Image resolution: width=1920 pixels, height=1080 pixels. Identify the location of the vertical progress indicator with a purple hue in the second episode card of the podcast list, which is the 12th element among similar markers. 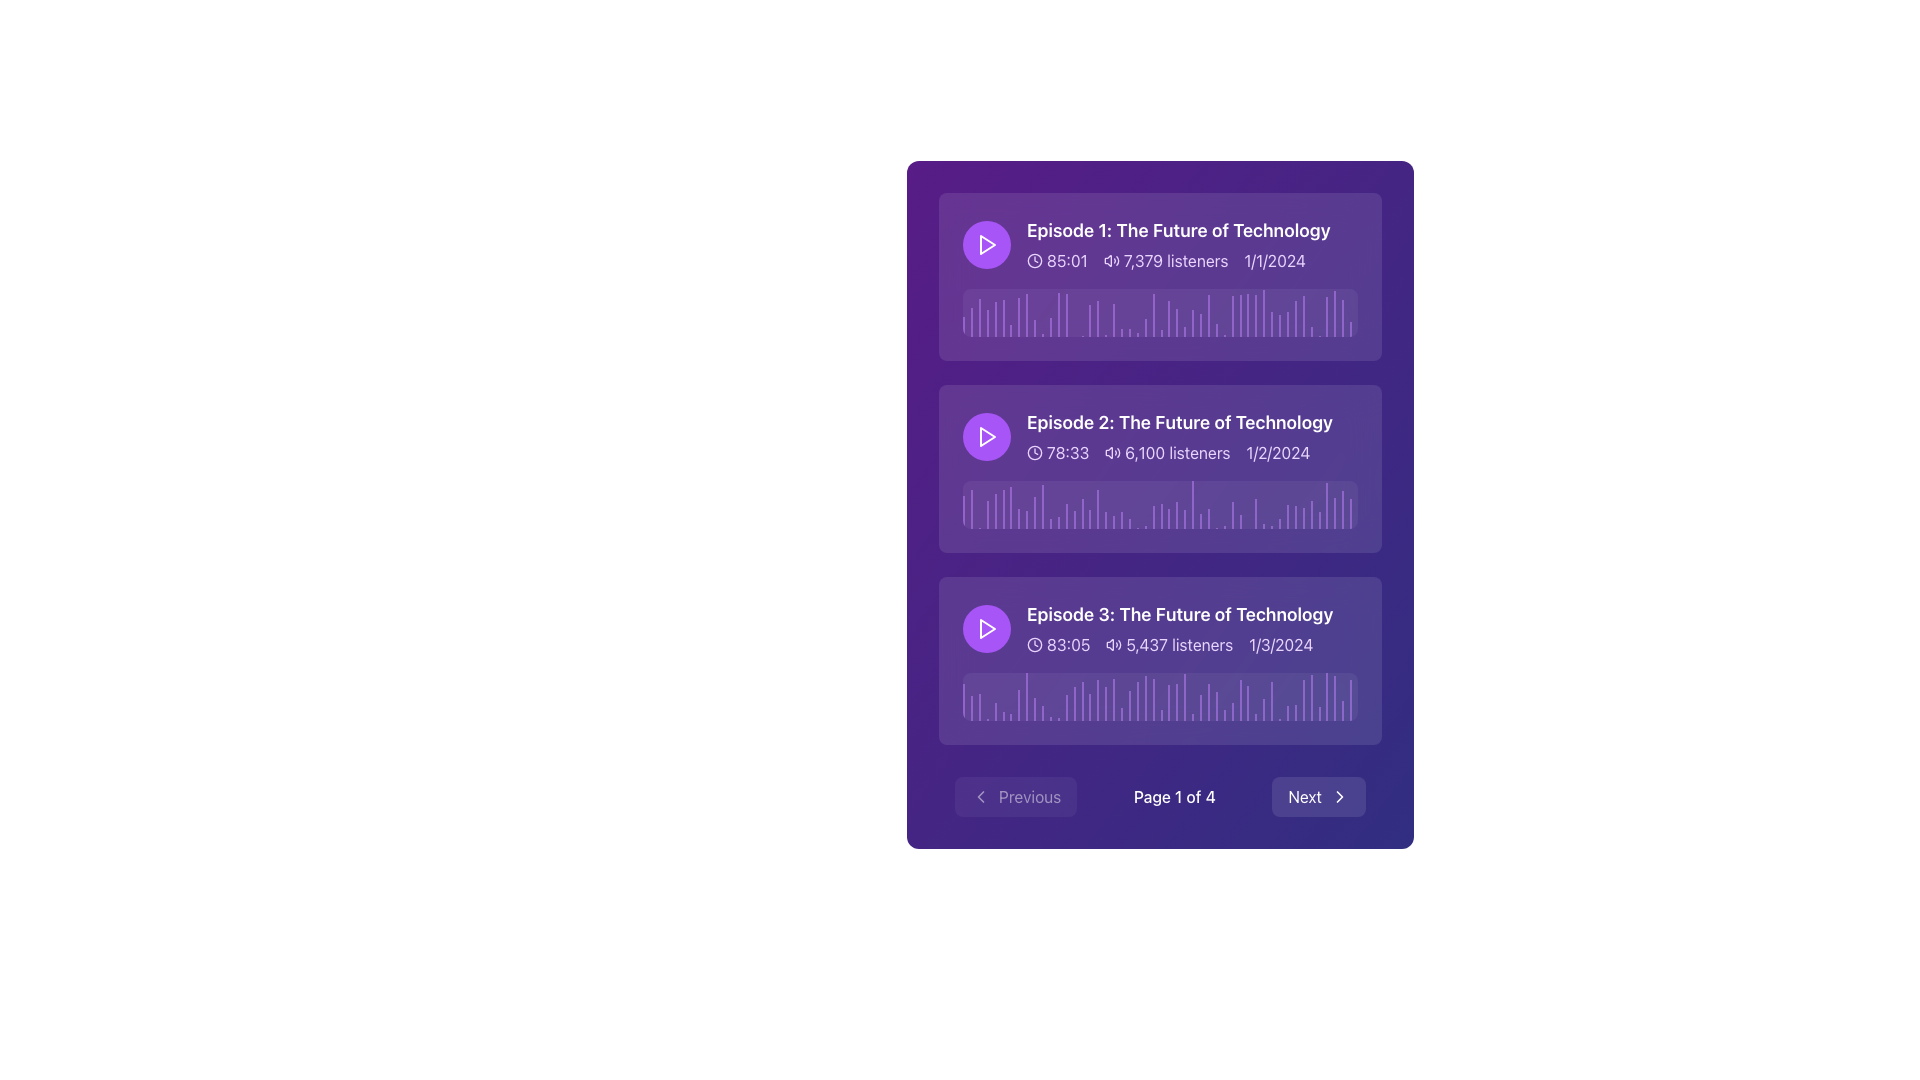
(1049, 522).